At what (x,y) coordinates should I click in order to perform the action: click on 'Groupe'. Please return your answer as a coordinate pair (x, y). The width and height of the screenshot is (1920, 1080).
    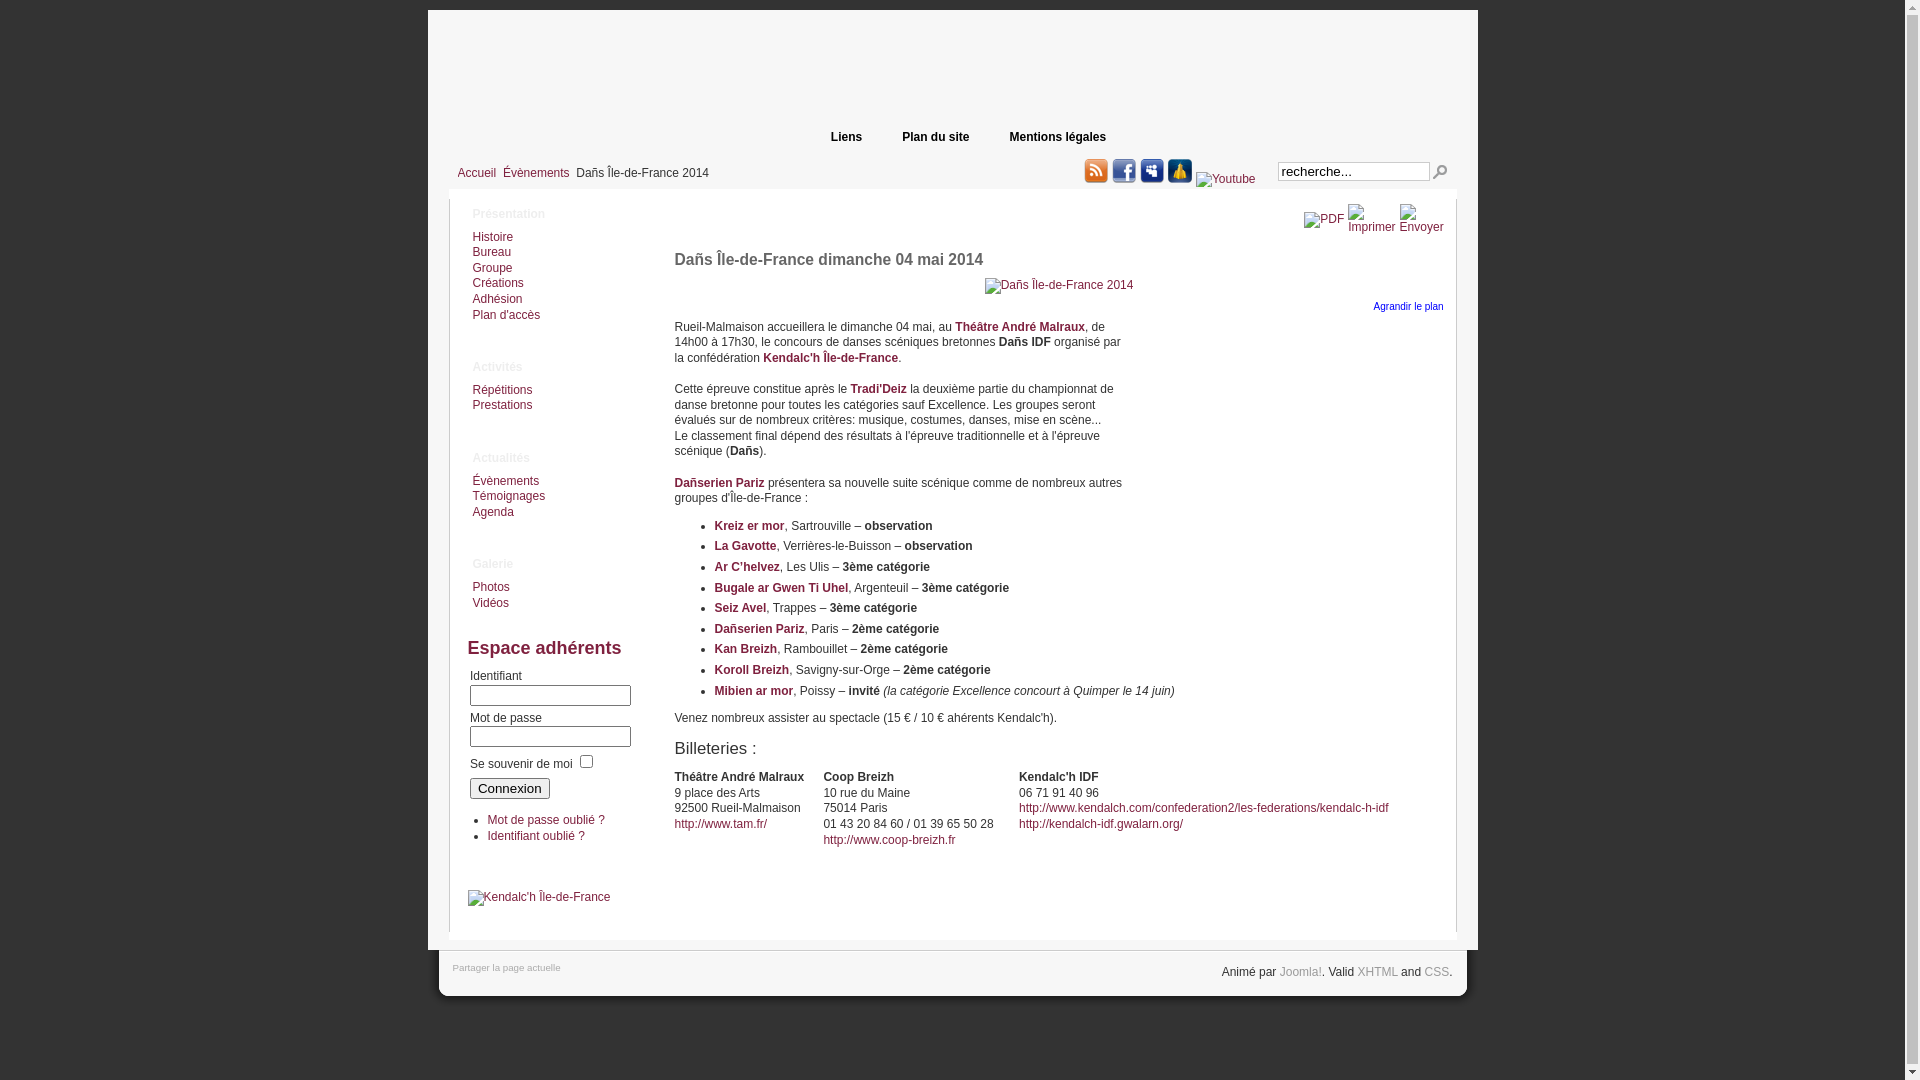
    Looking at the image, I should click on (490, 266).